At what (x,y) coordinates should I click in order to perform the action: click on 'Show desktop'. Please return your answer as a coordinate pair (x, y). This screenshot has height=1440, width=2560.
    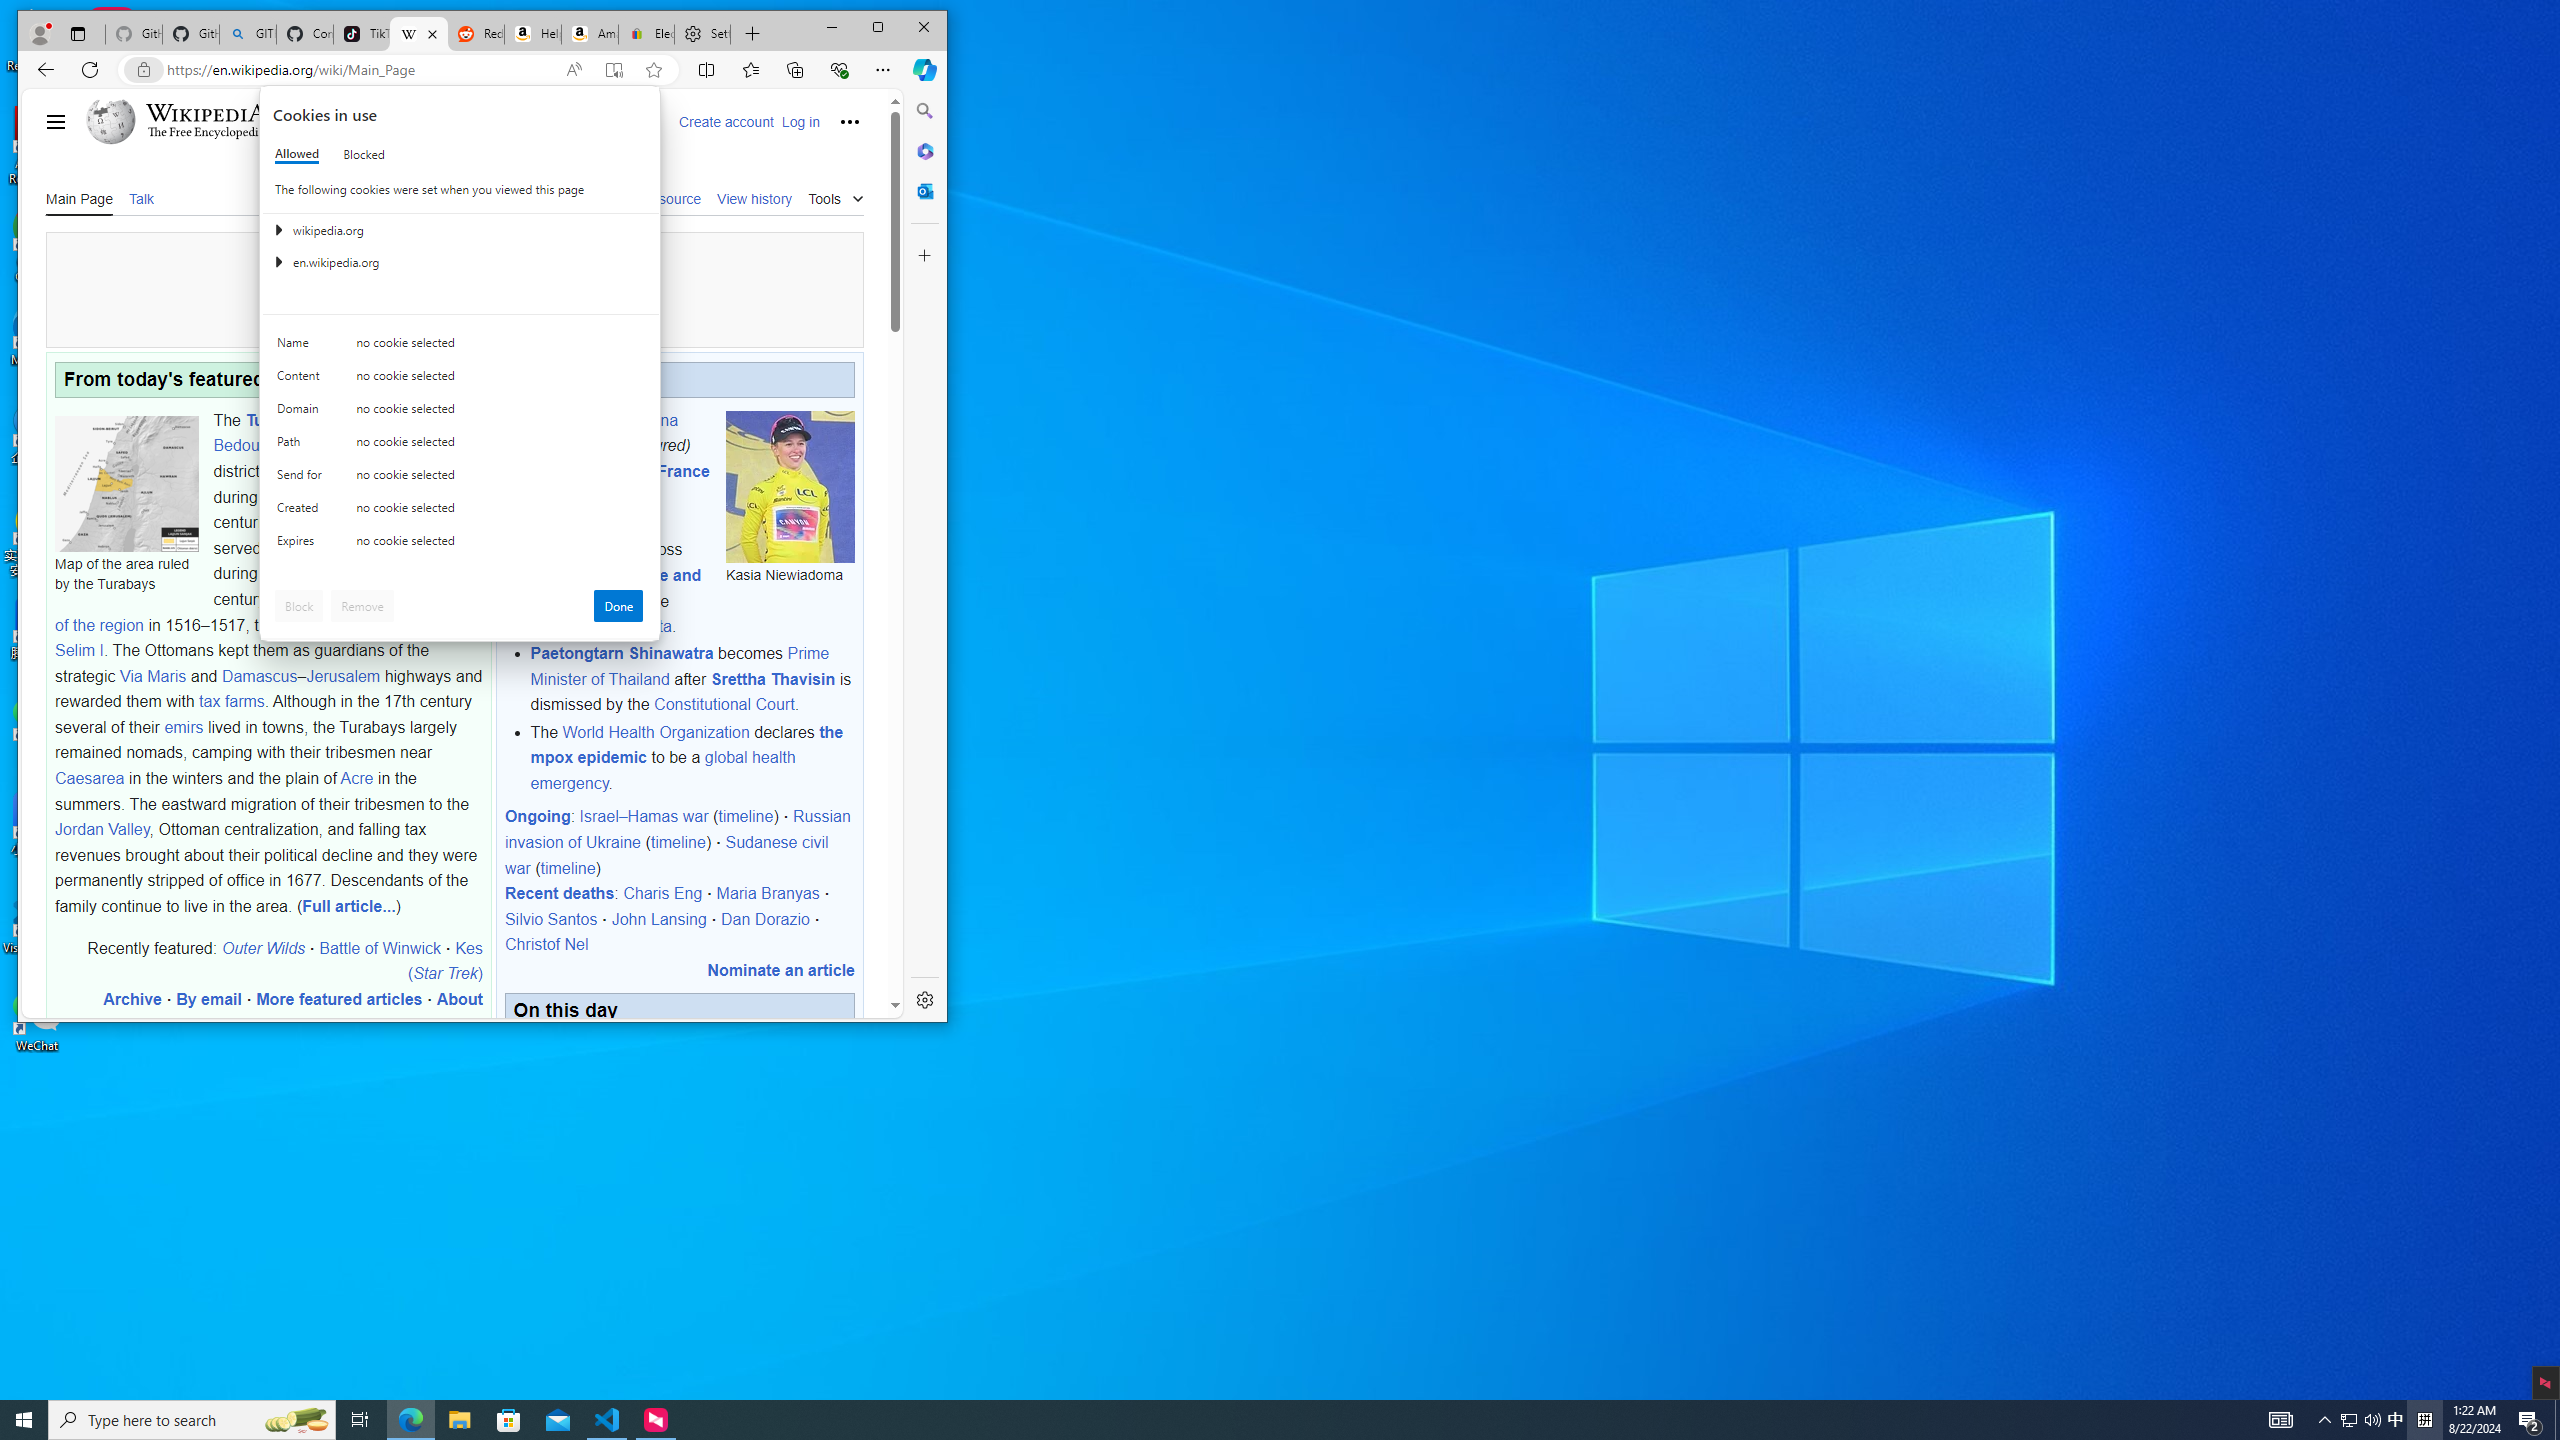
    Looking at the image, I should click on (2556, 1418).